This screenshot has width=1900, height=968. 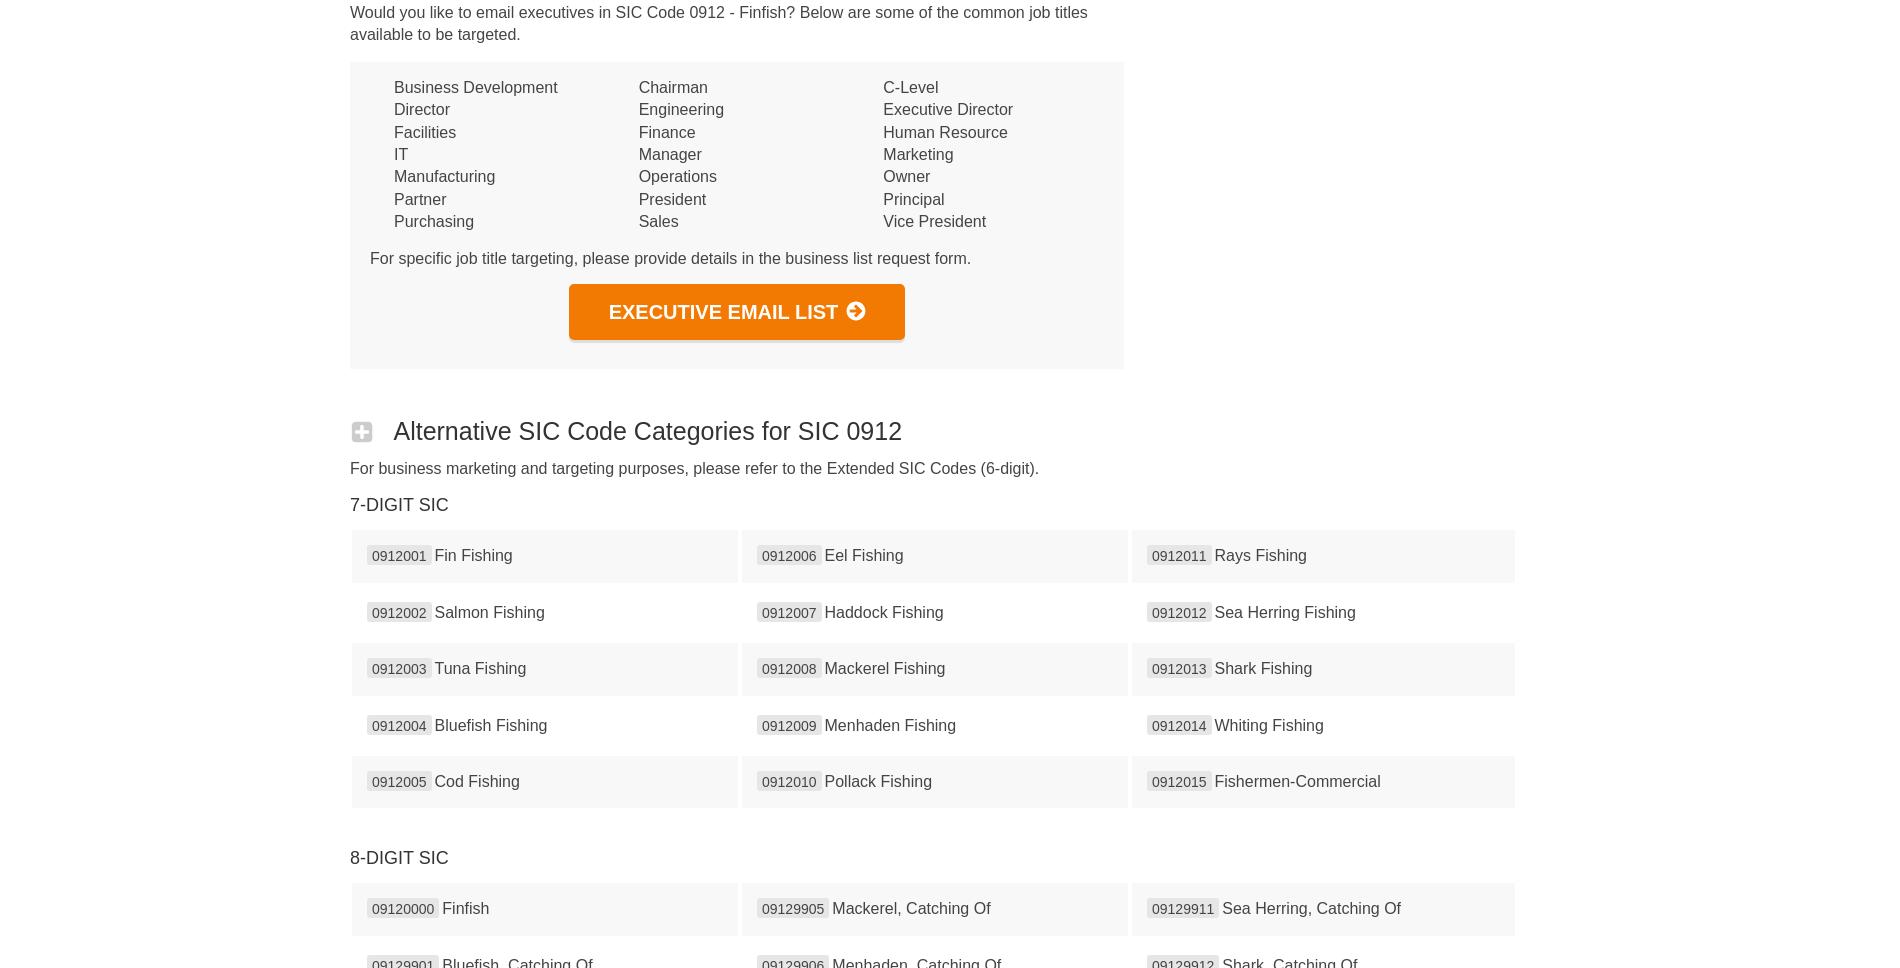 I want to click on '0912006', so click(x=788, y=555).